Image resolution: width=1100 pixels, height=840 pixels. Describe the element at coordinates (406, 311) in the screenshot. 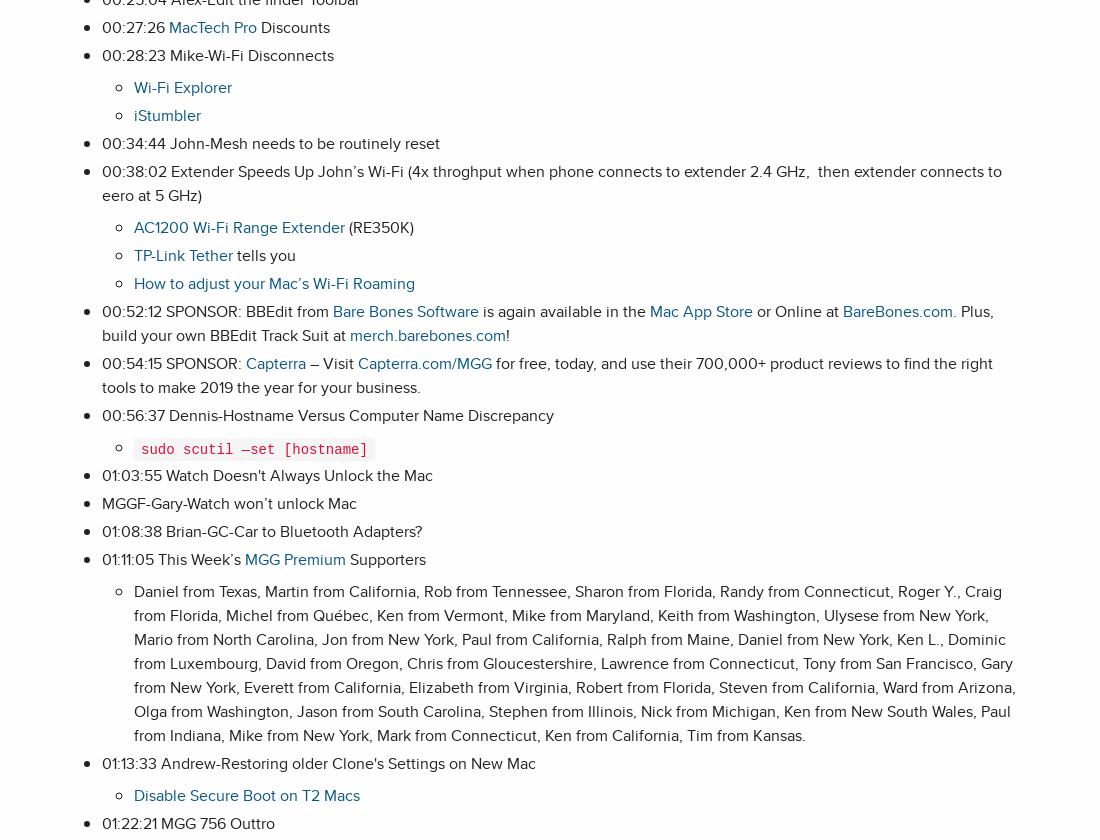

I see `'Bare Bones Software'` at that location.